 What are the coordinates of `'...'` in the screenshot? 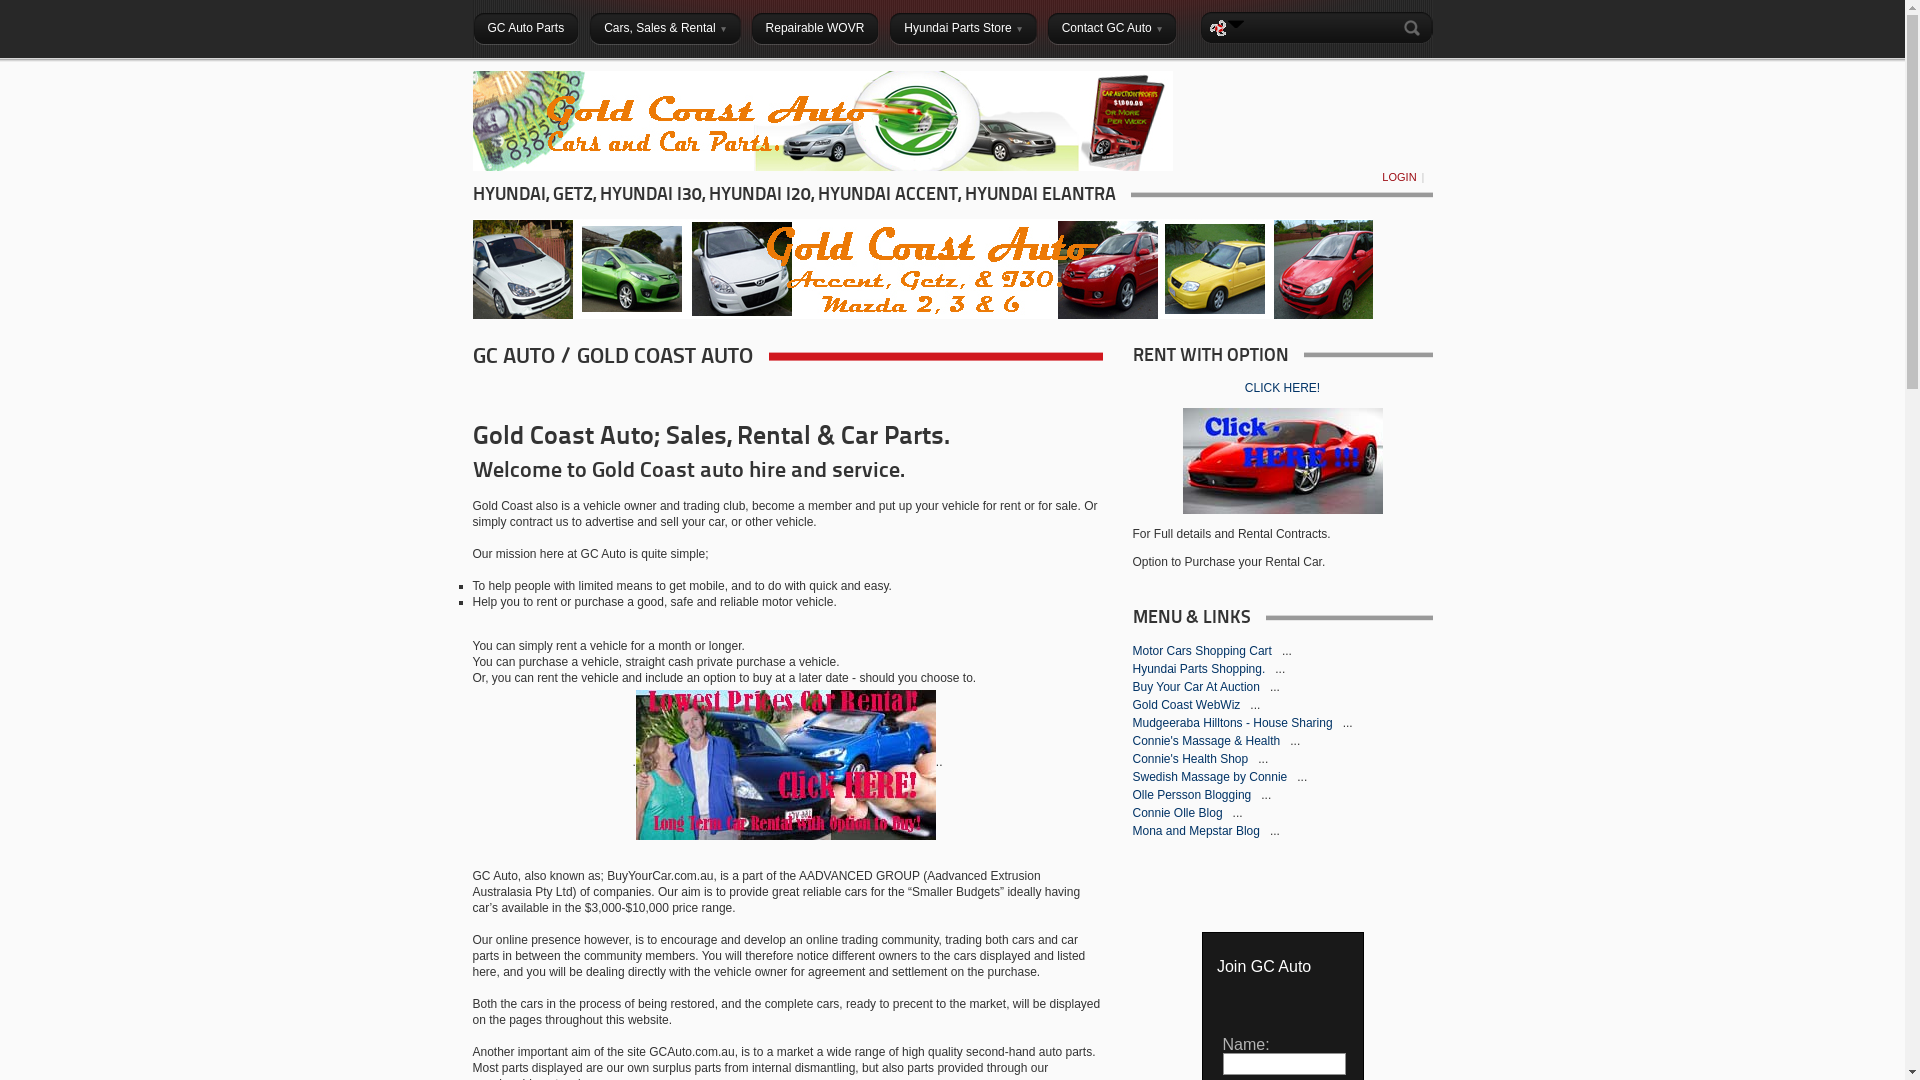 It's located at (1261, 759).